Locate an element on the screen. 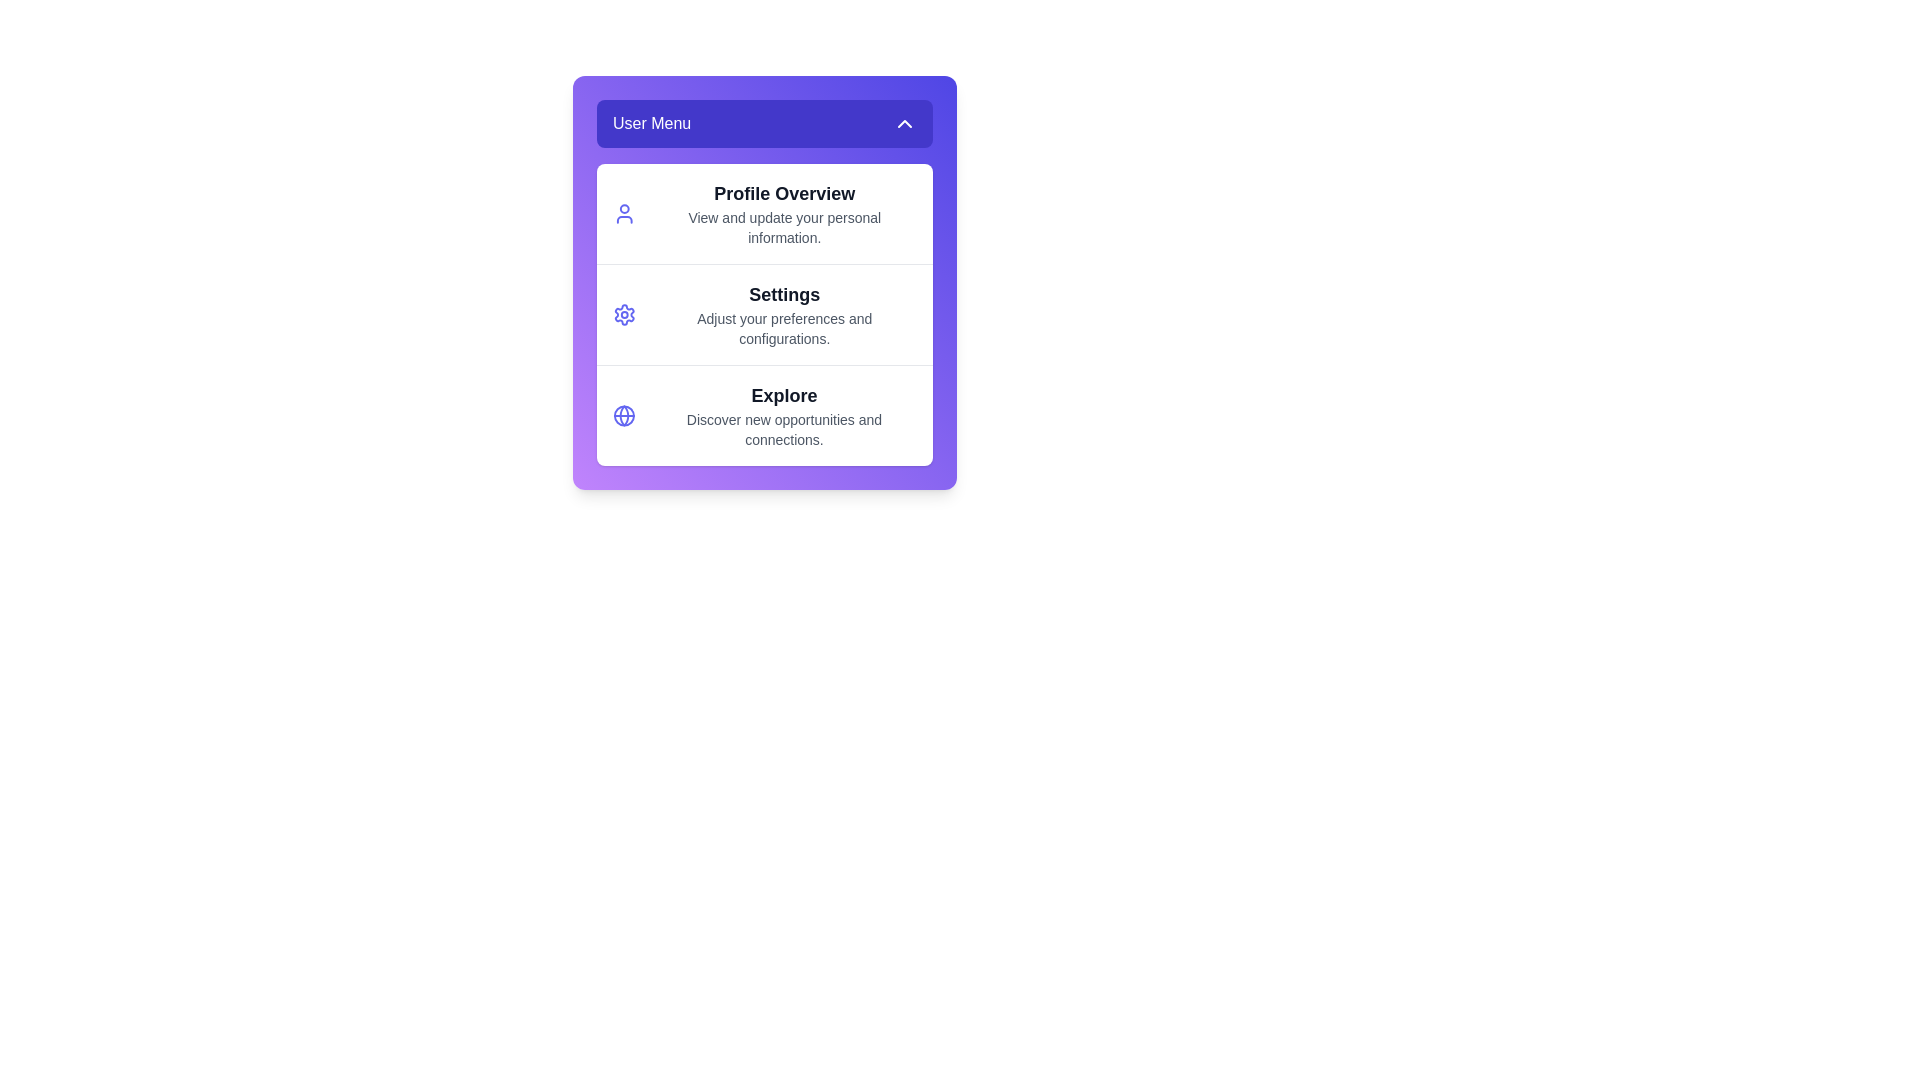  the gear icon indicating settings functionality, which is prominently displayed in the settings section of the menu interface is located at coordinates (623, 315).